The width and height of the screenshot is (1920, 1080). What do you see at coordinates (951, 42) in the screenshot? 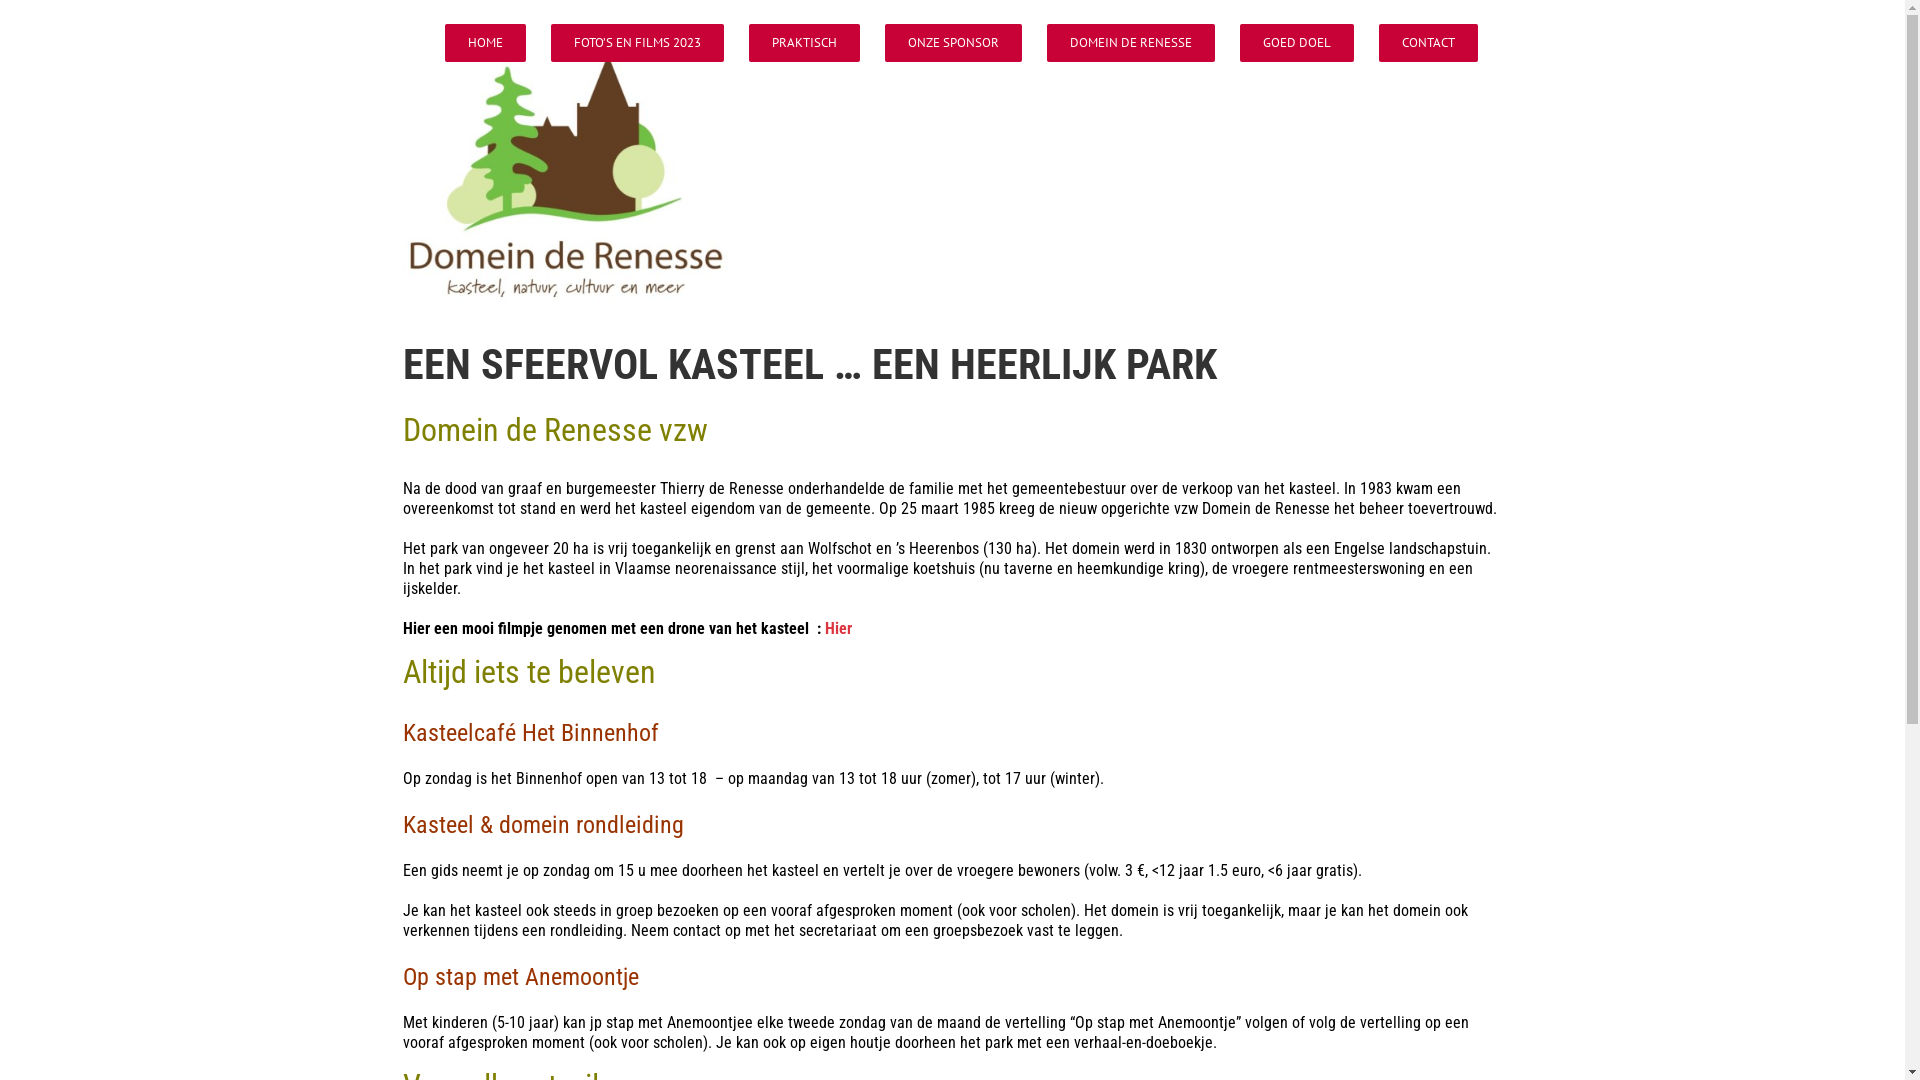
I see `'ONZE SPONSOR'` at bounding box center [951, 42].